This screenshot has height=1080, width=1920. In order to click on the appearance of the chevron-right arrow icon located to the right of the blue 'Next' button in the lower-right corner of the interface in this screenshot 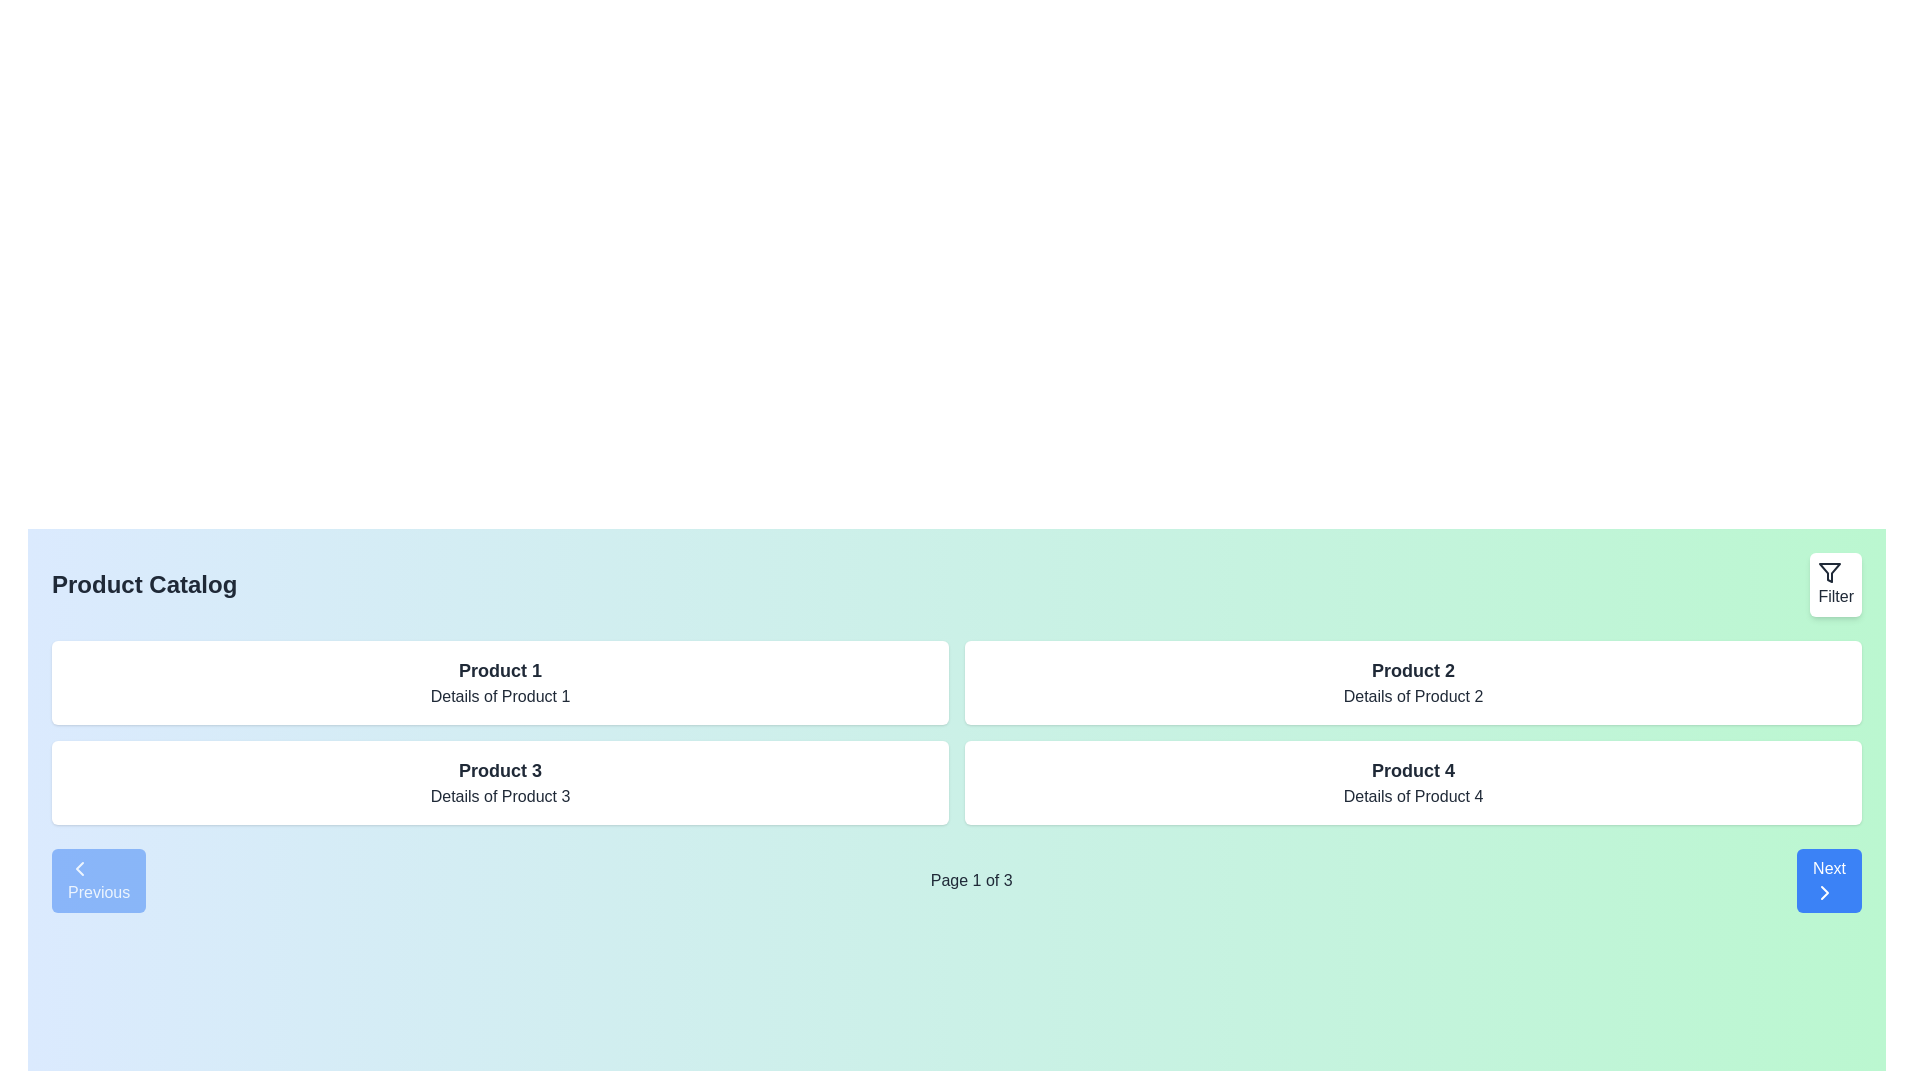, I will do `click(1825, 892)`.